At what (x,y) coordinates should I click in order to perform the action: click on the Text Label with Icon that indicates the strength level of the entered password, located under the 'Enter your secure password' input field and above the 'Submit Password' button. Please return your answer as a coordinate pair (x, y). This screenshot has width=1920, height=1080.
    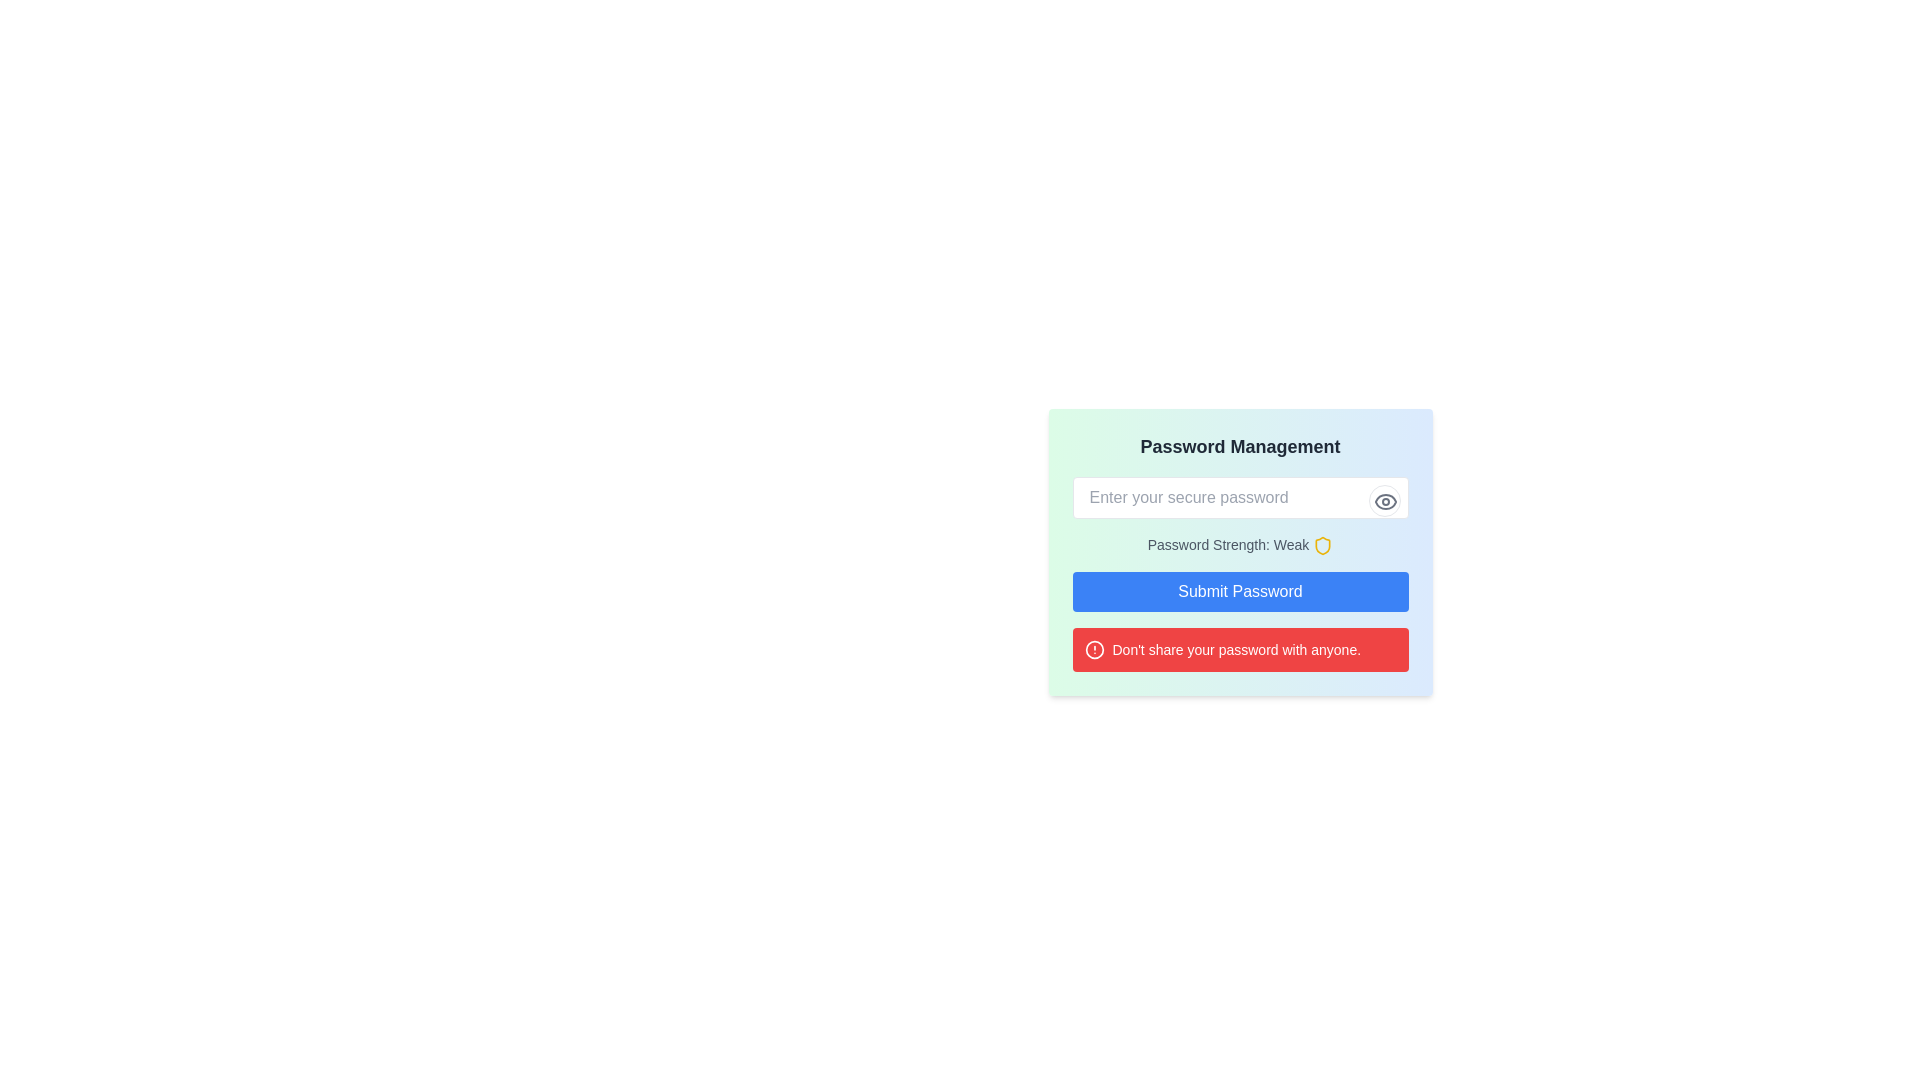
    Looking at the image, I should click on (1239, 545).